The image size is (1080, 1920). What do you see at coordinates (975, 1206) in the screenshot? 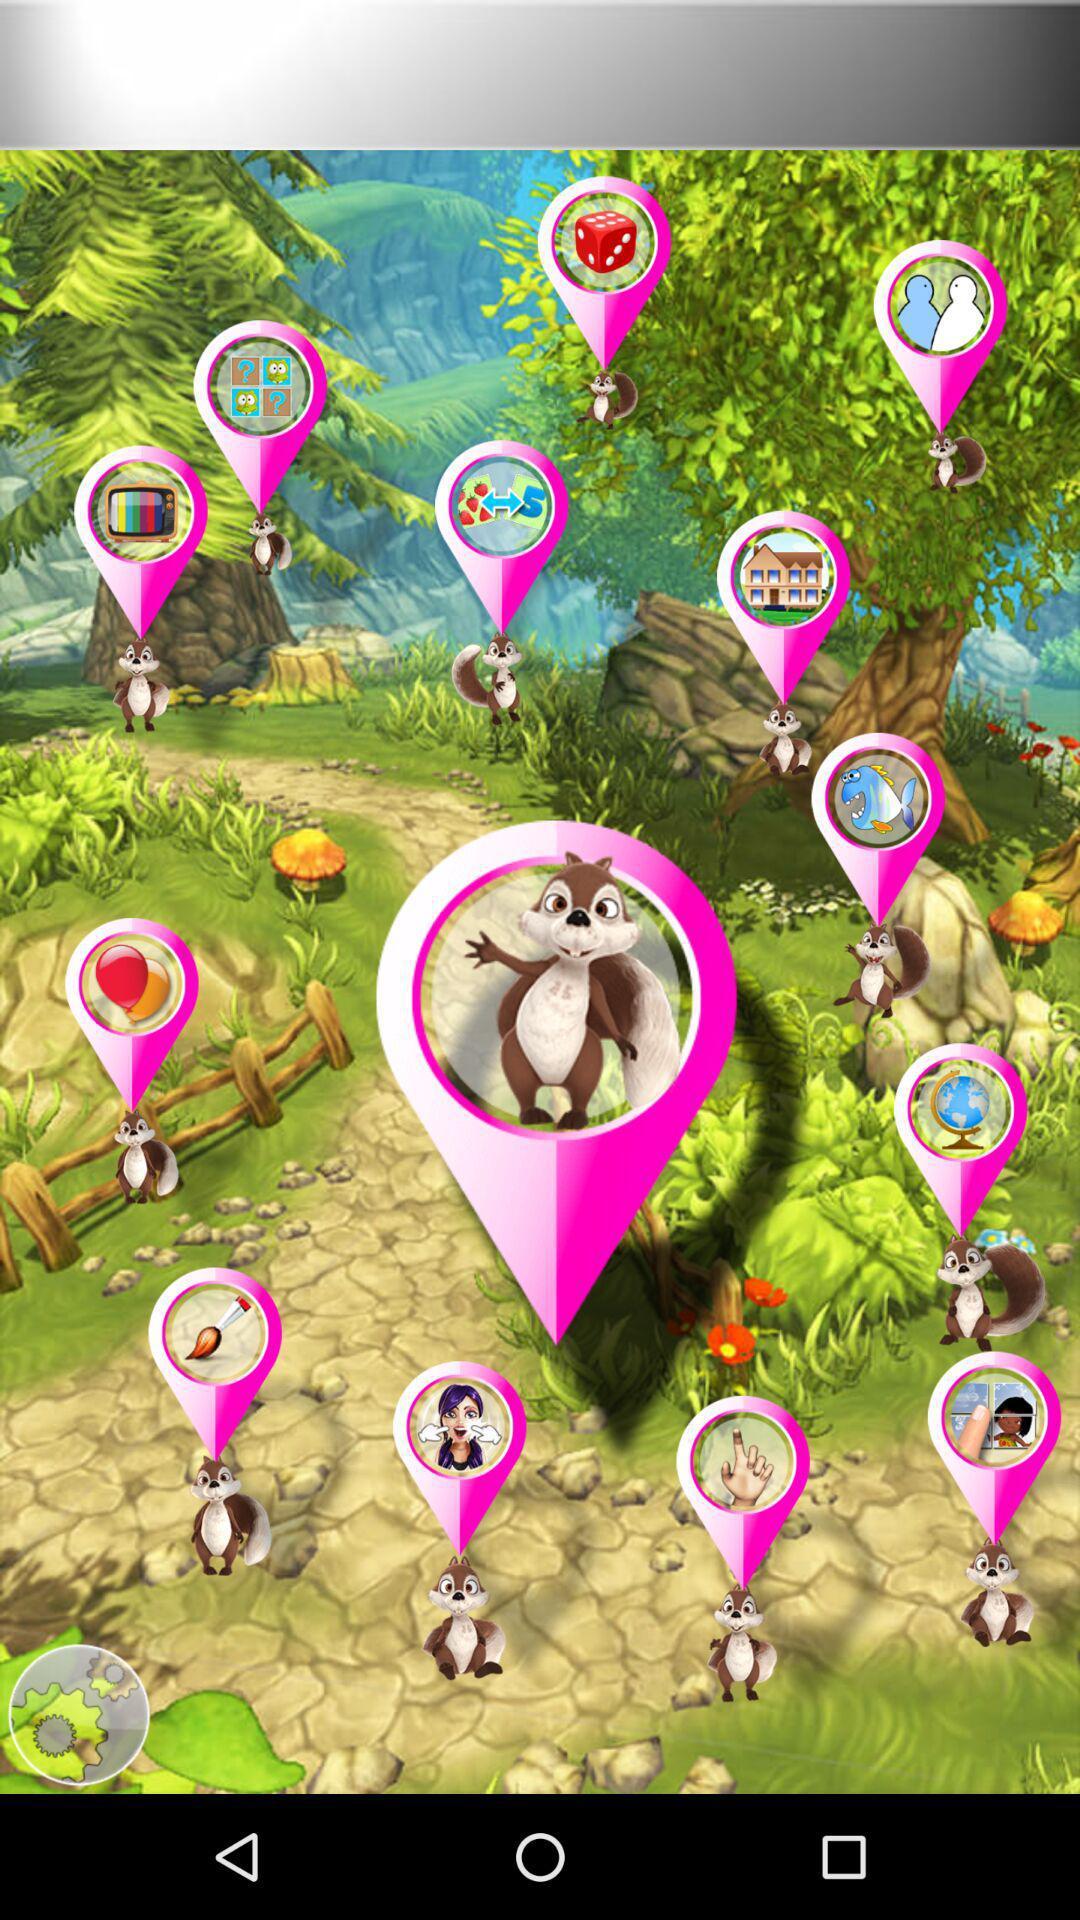
I see `squirrel with globe in thought bubble` at bounding box center [975, 1206].